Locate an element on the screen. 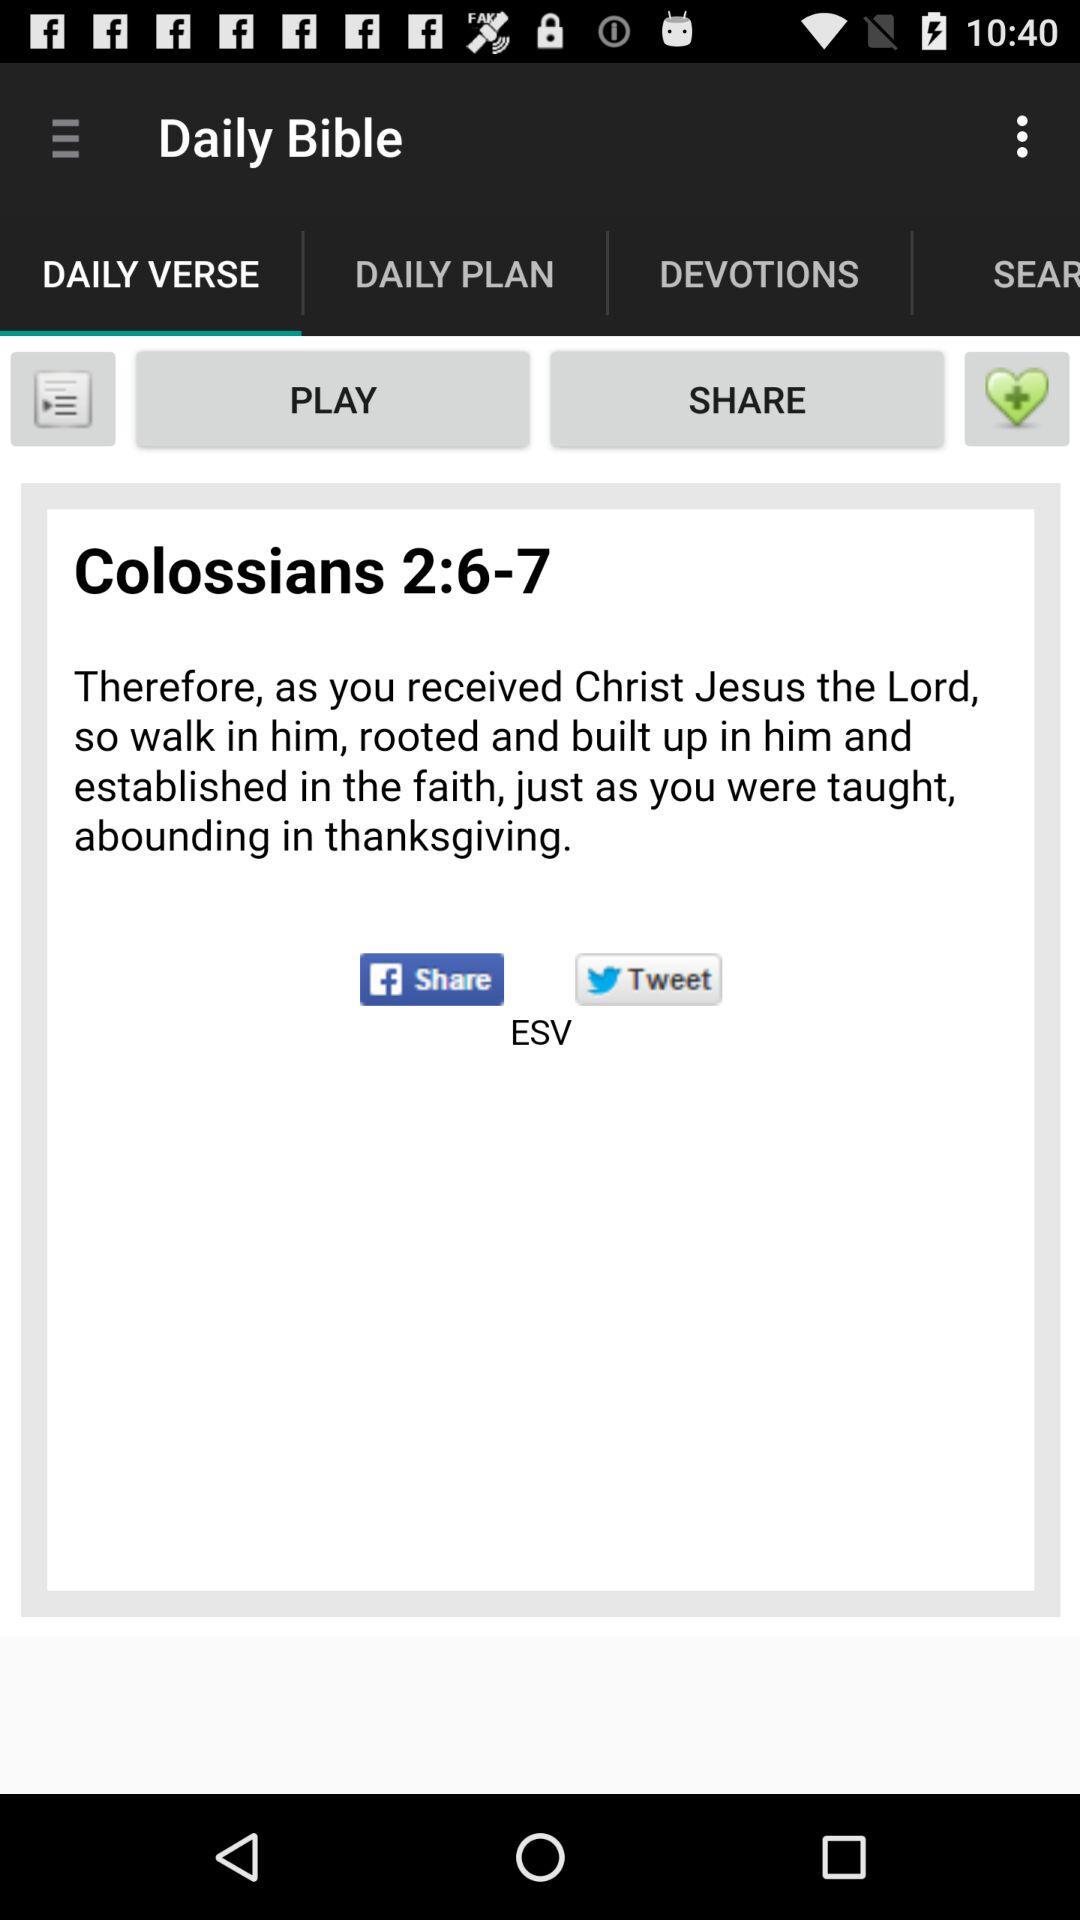  color print is located at coordinates (540, 1048).